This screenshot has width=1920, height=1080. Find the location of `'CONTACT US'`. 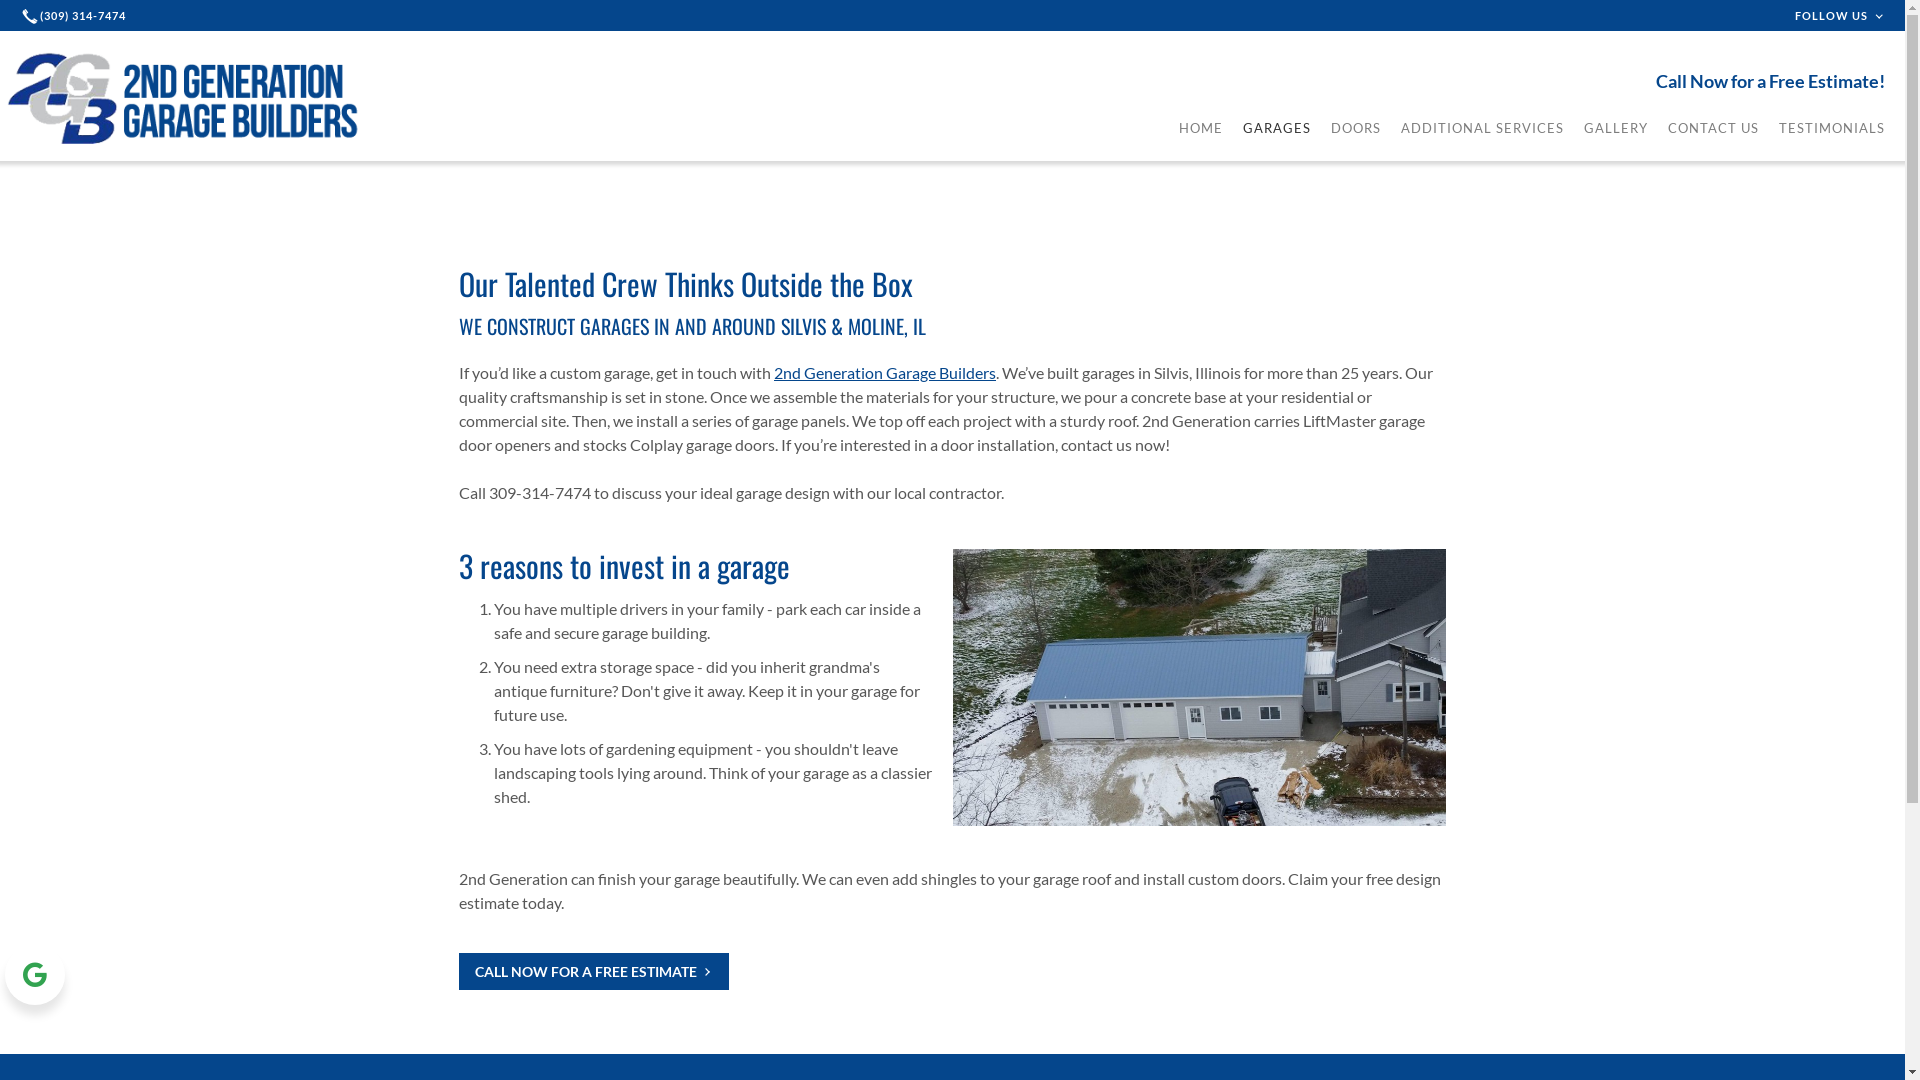

'CONTACT US' is located at coordinates (1712, 127).